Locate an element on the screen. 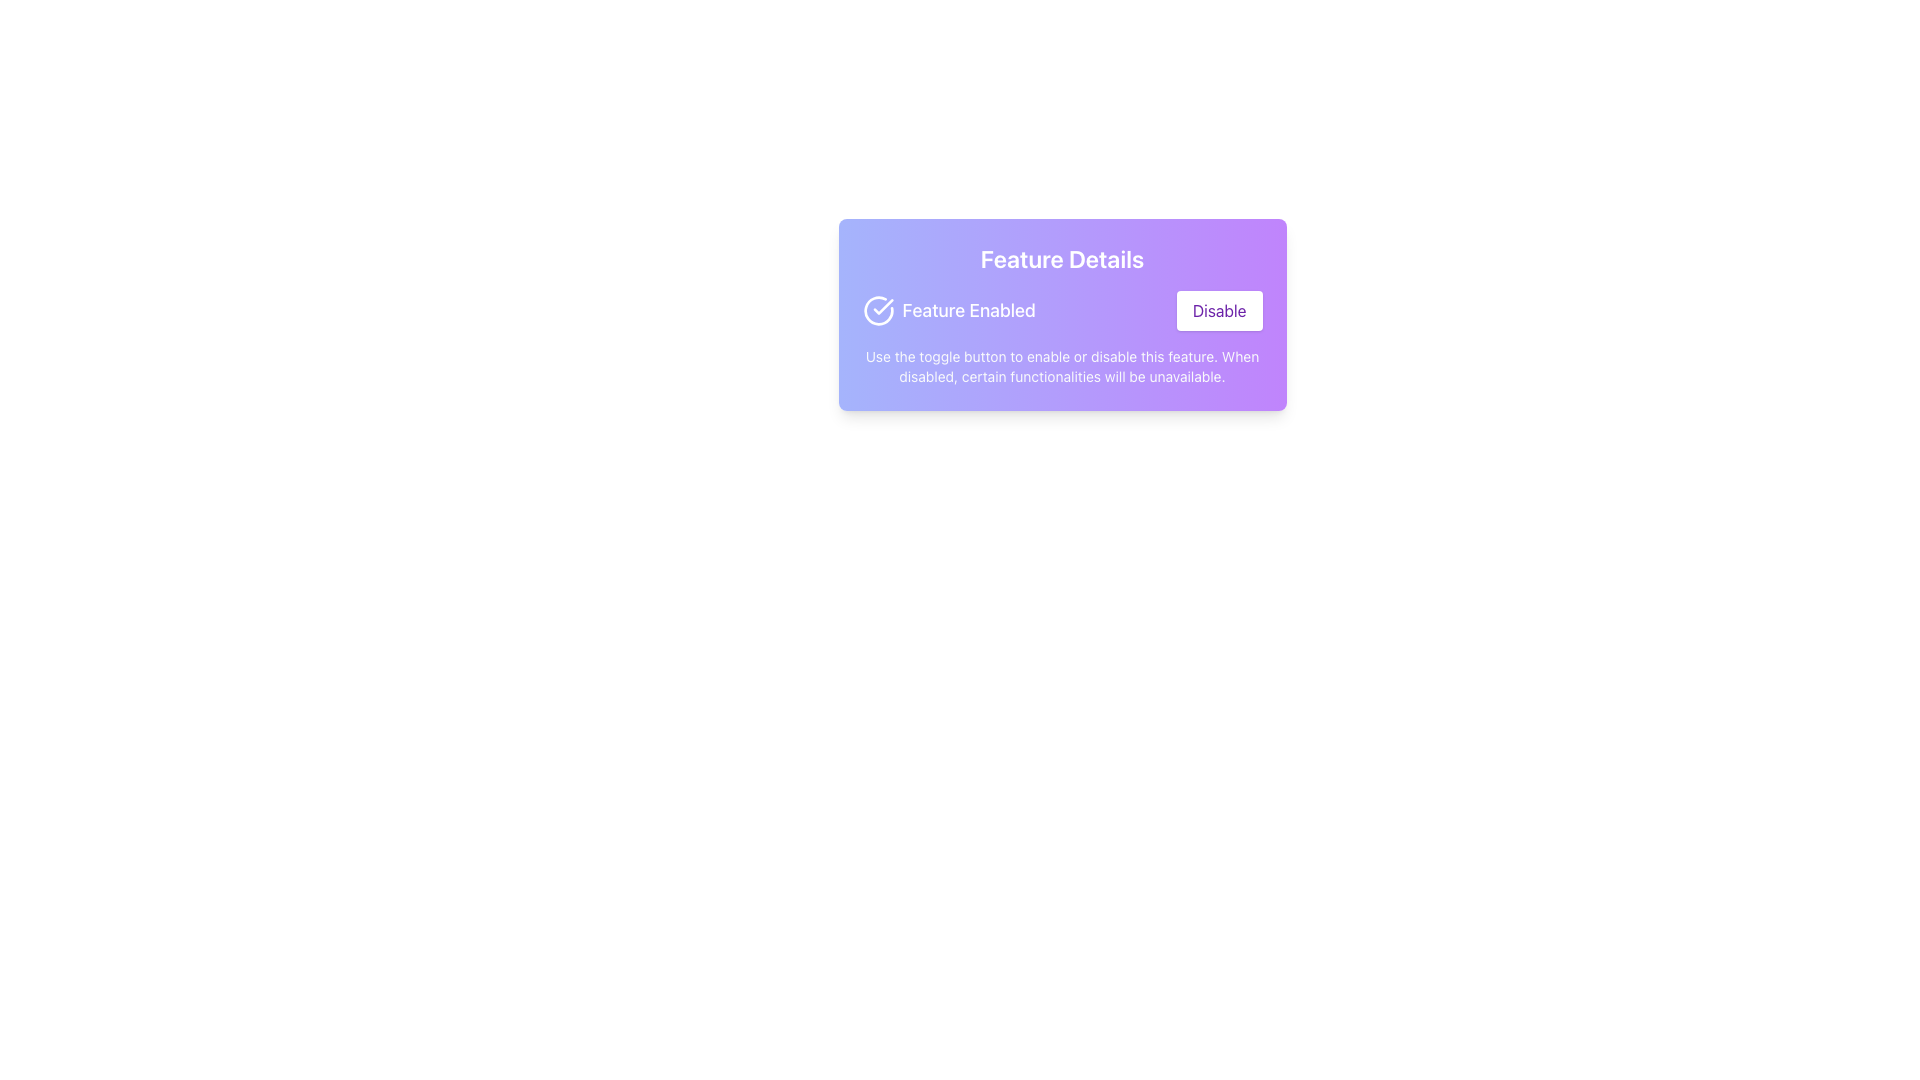  the status icon located to the left of the 'Feature Enabled' label within the 'Feature Details' card is located at coordinates (882, 307).